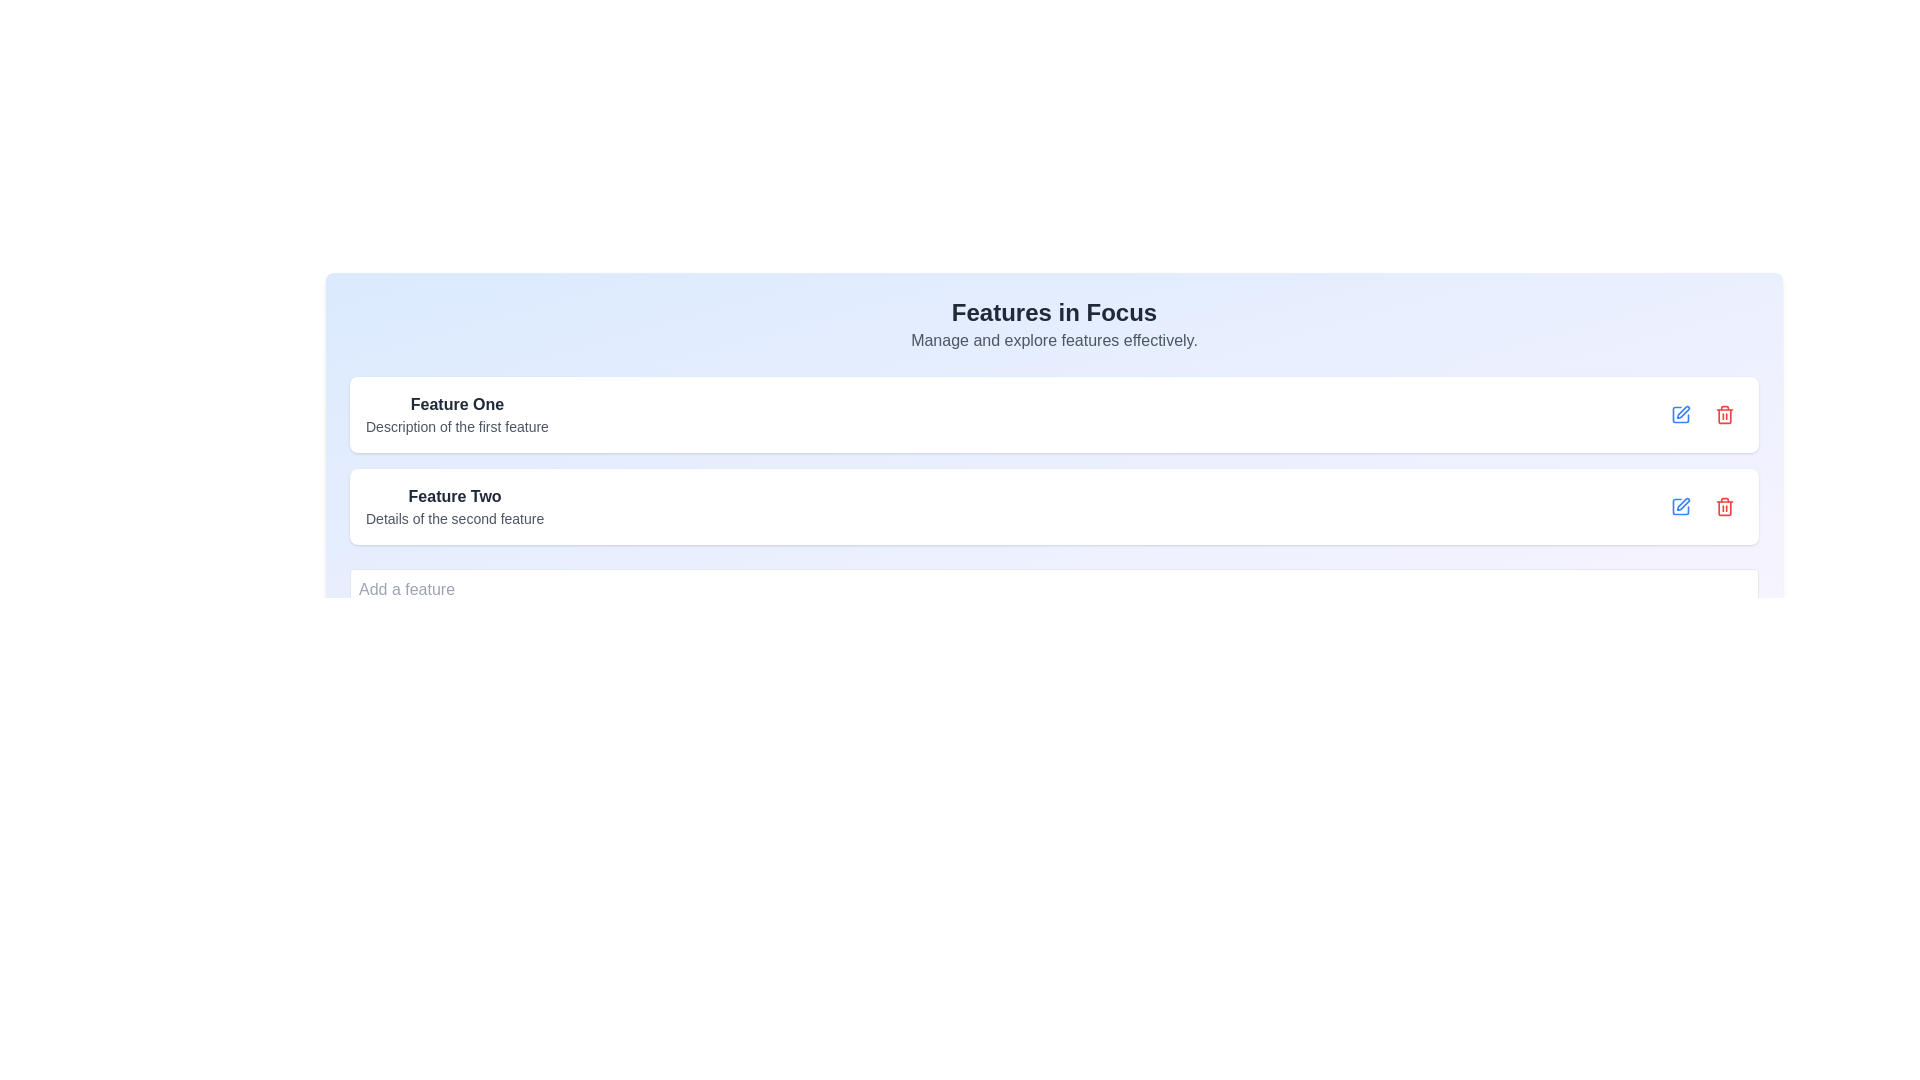 This screenshot has width=1920, height=1080. What do you see at coordinates (456, 414) in the screenshot?
I see `the informational text block displaying the title and description of a feature, located on the topmost card in the center of the interface` at bounding box center [456, 414].